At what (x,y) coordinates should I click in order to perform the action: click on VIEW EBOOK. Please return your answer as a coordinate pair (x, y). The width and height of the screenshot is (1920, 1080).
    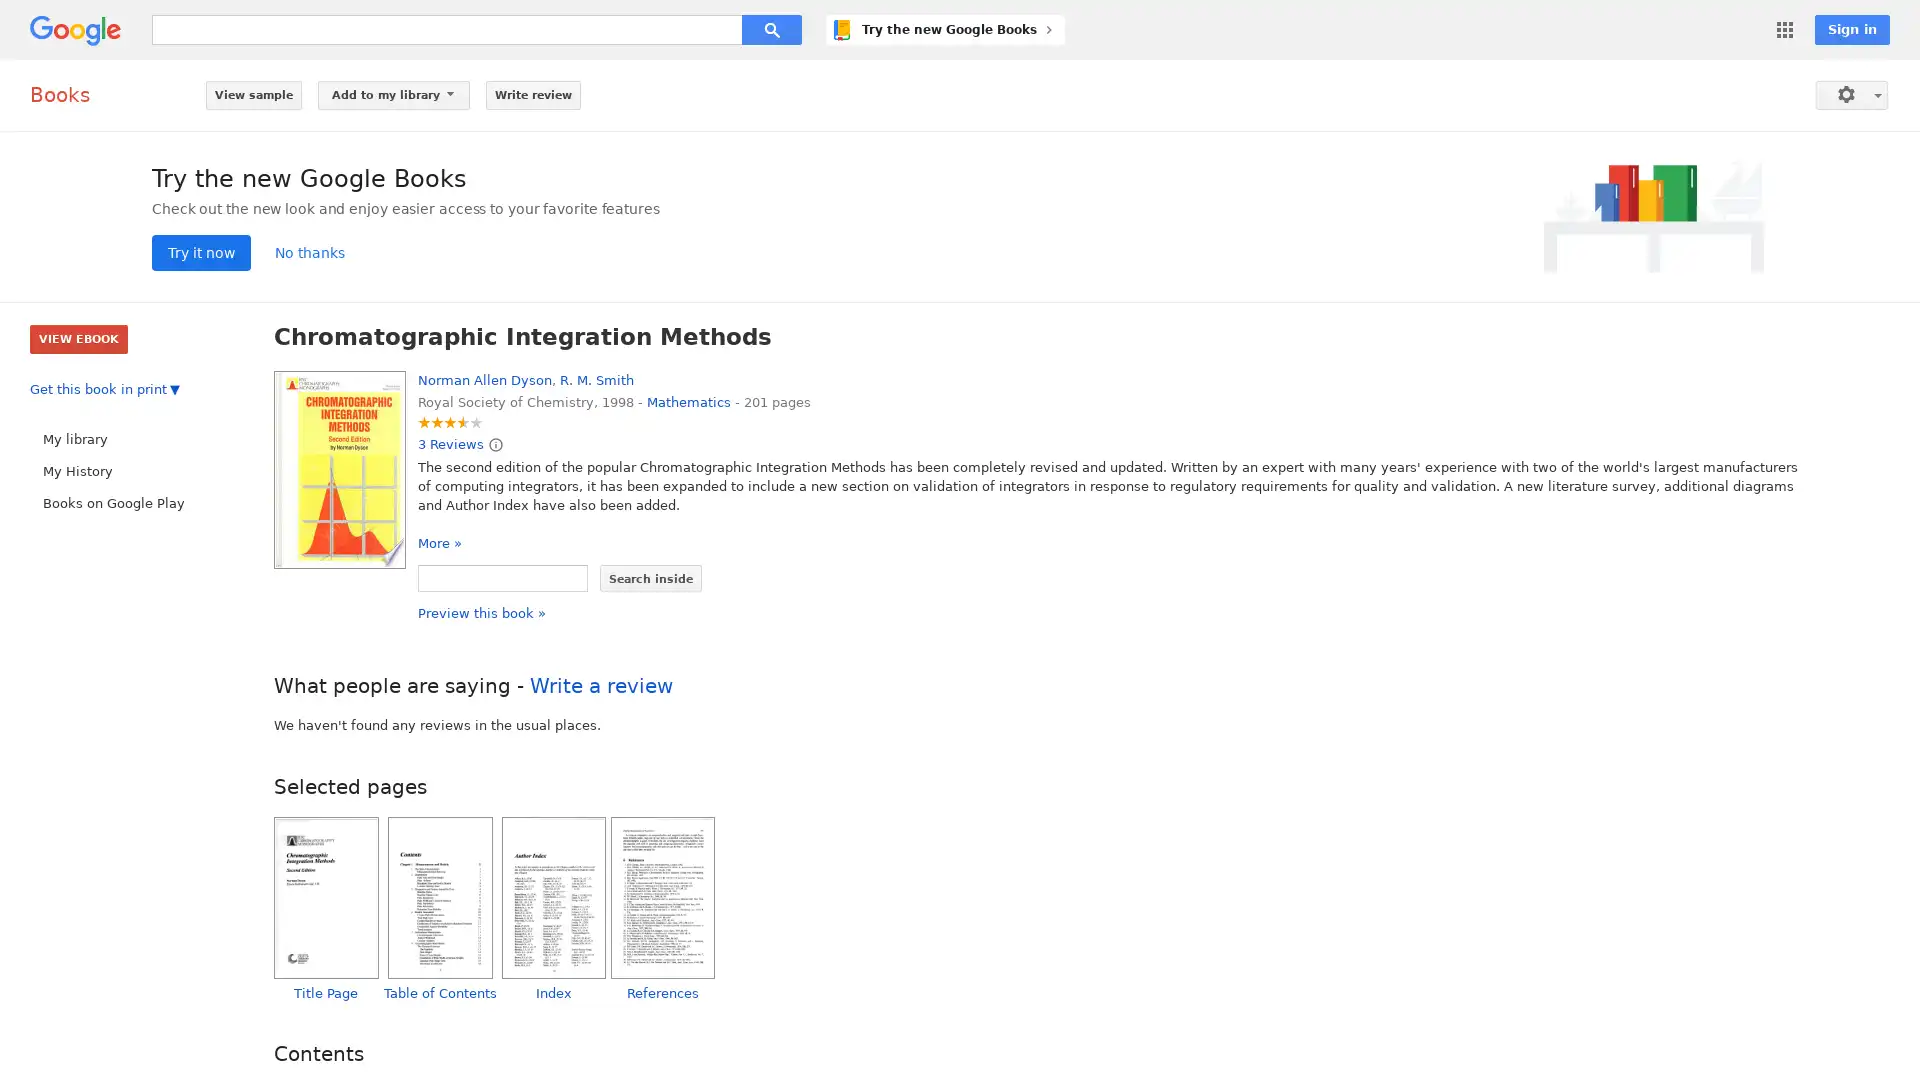
    Looking at the image, I should click on (78, 338).